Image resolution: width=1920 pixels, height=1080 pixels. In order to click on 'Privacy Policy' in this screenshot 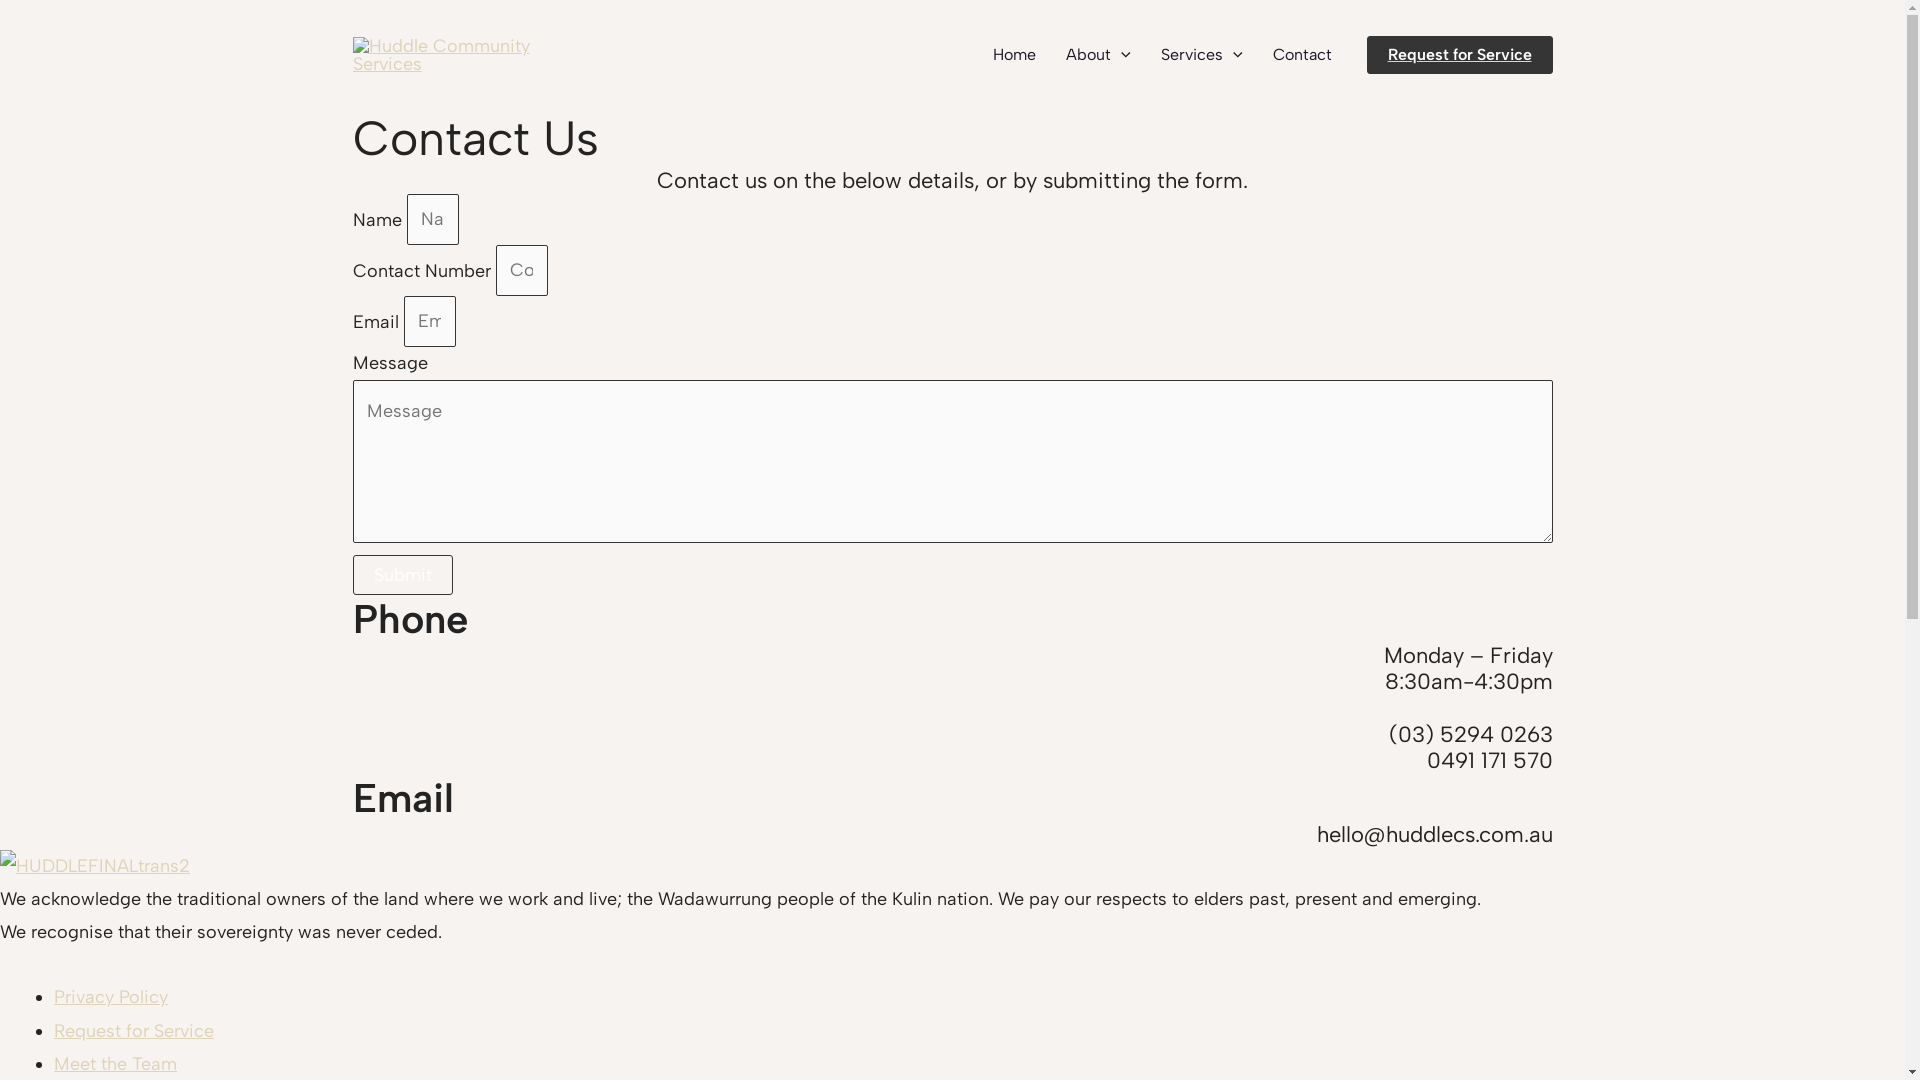, I will do `click(109, 996)`.